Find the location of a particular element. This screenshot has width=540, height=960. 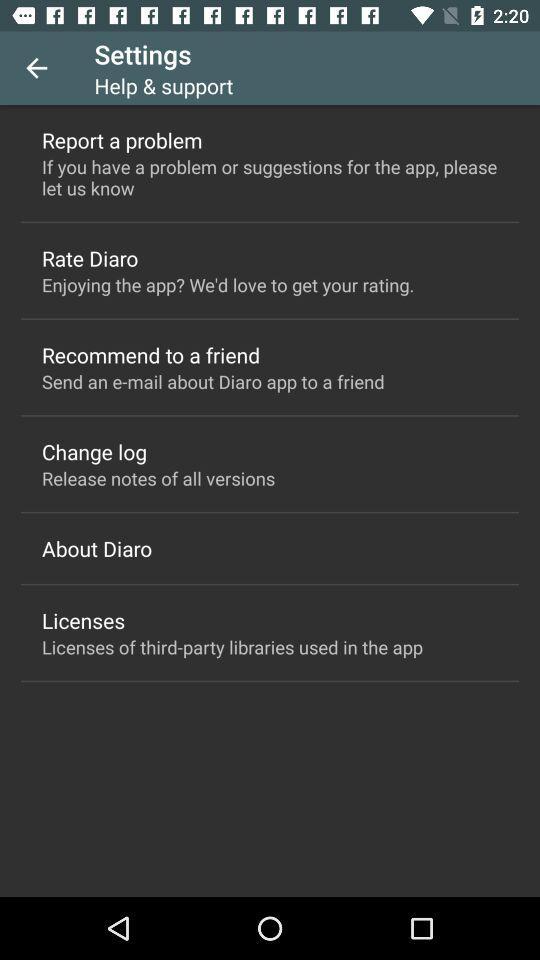

send an e item is located at coordinates (212, 380).